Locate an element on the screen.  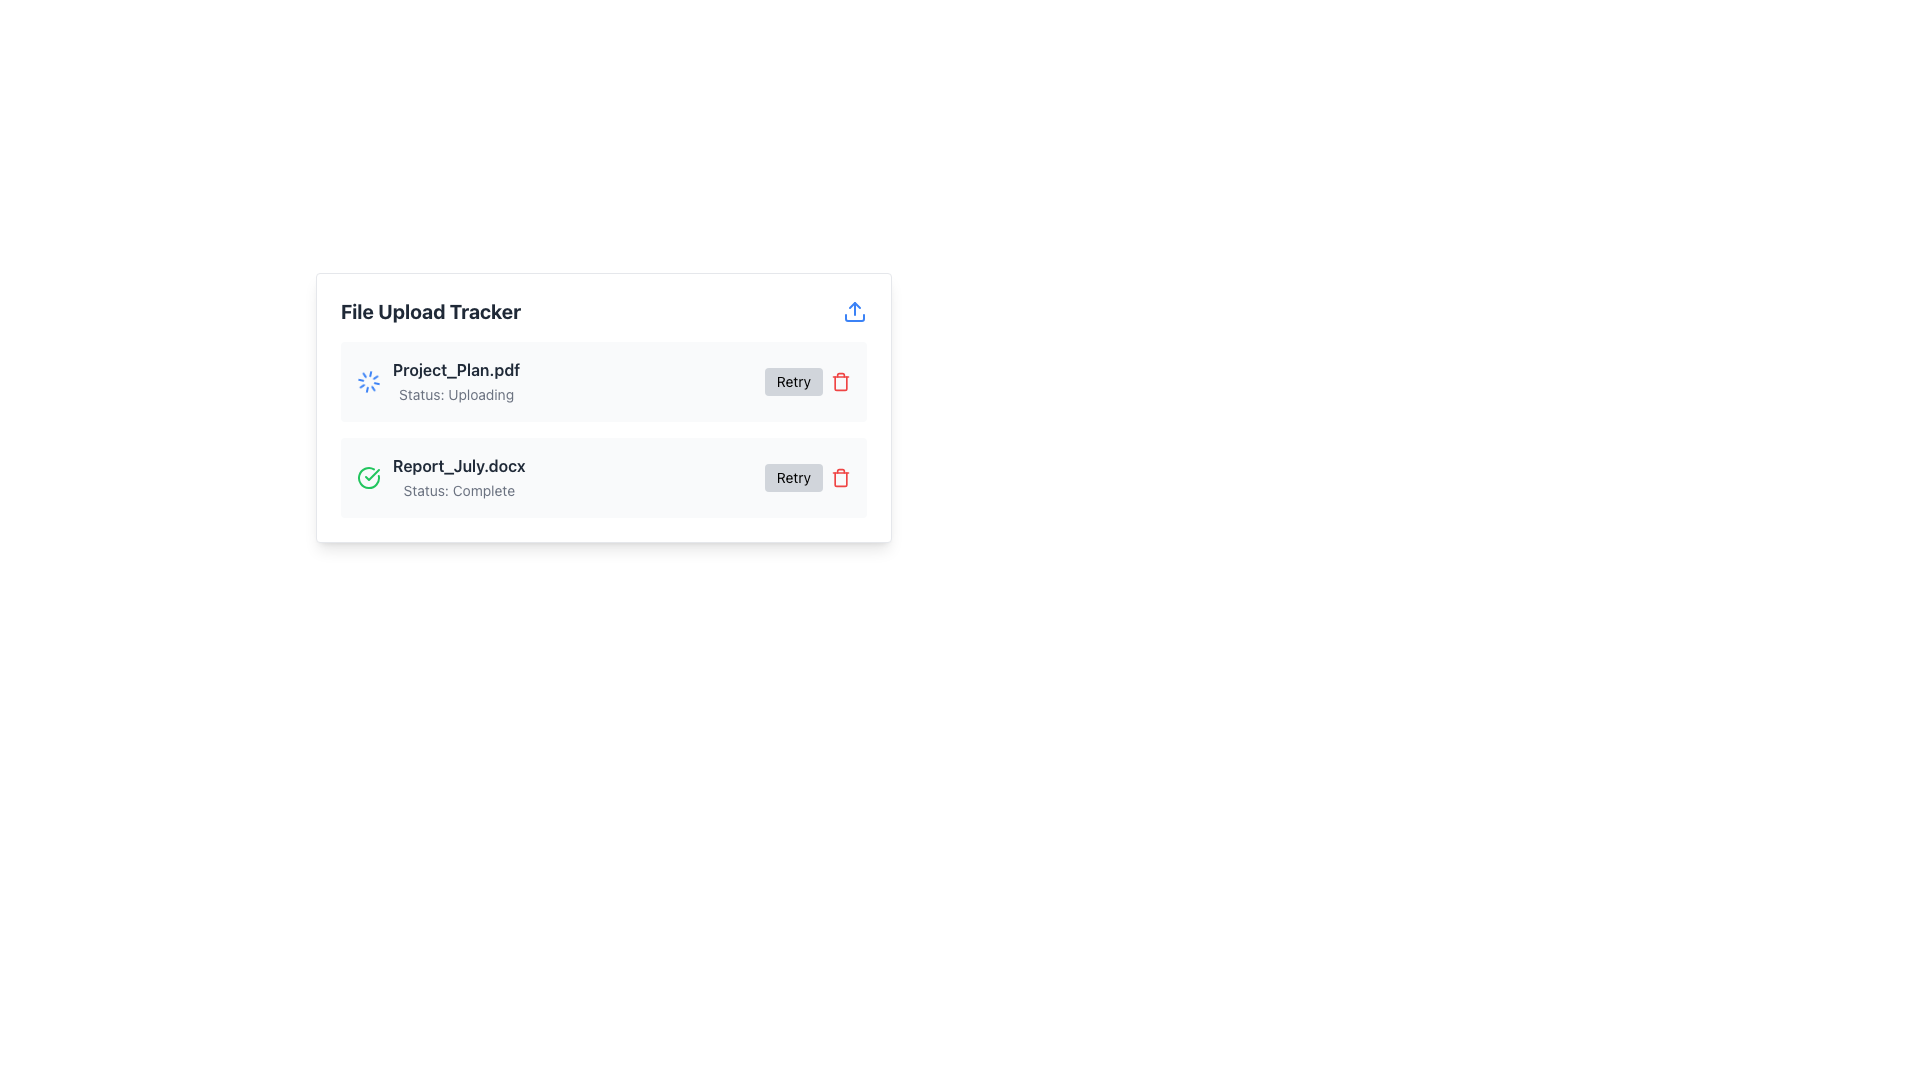
file name 'Report_July.docx' and its current upload status 'Complete' displayed in the text display of the second item in the file upload tracker interface is located at coordinates (458, 478).